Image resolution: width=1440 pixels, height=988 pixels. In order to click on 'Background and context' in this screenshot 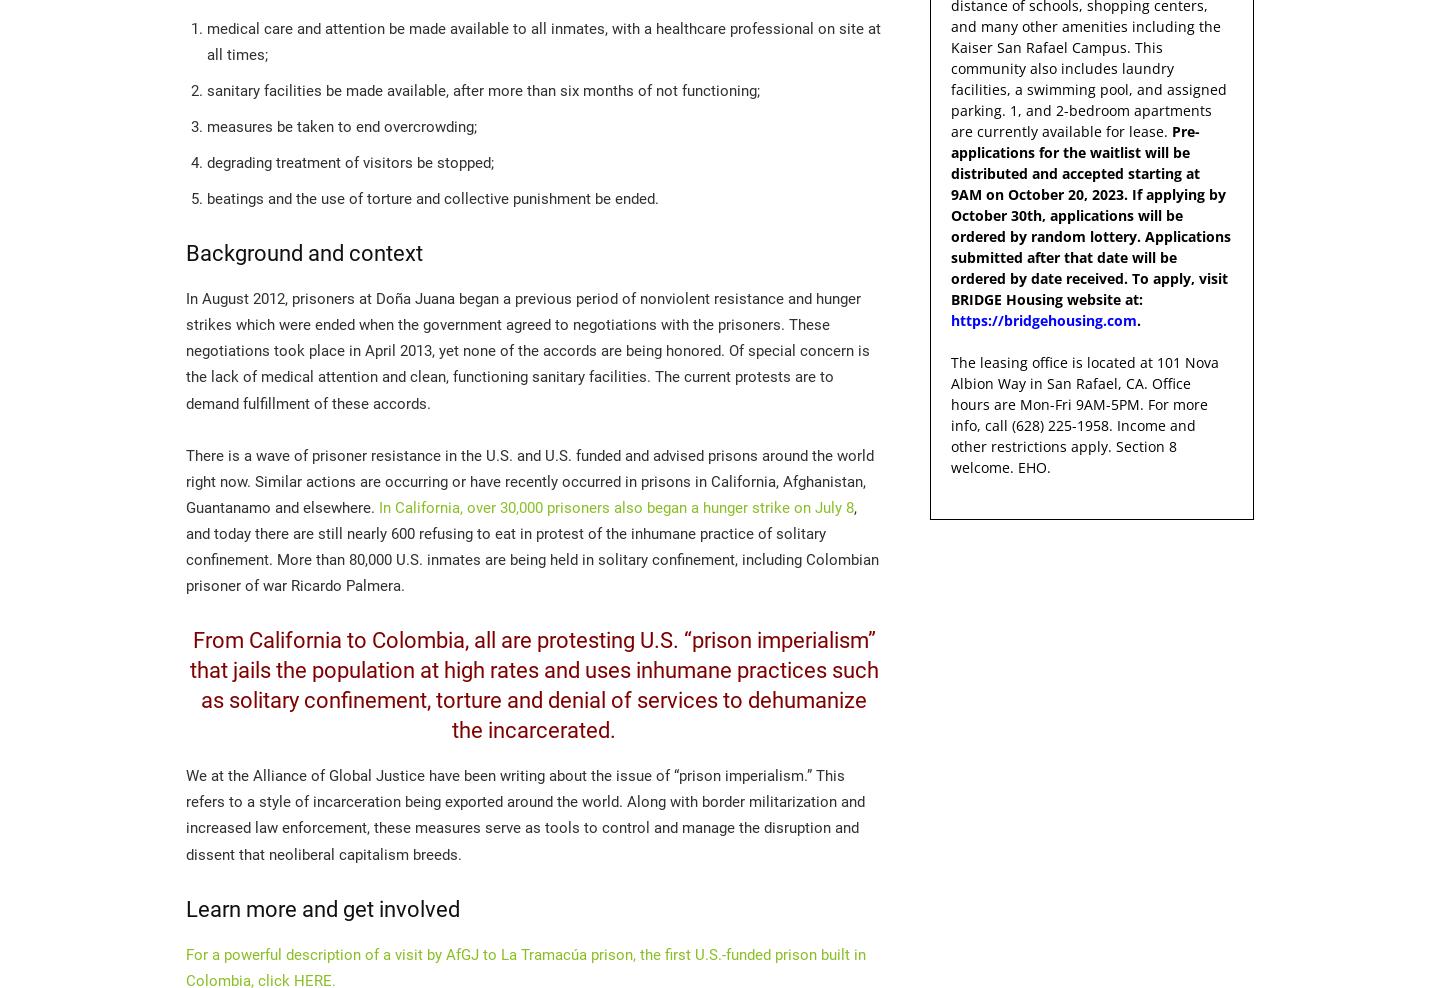, I will do `click(304, 252)`.